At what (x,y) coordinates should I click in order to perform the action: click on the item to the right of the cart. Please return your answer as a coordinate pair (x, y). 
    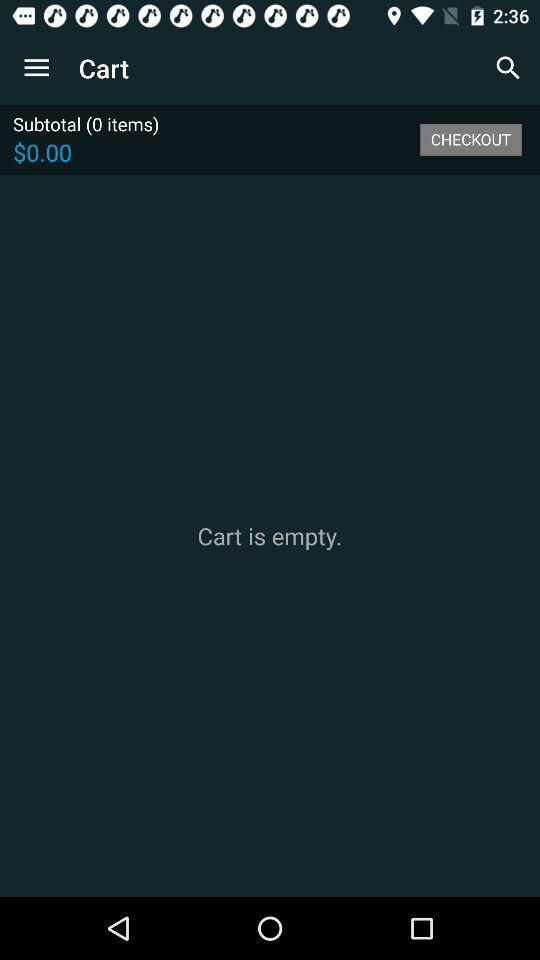
    Looking at the image, I should click on (508, 68).